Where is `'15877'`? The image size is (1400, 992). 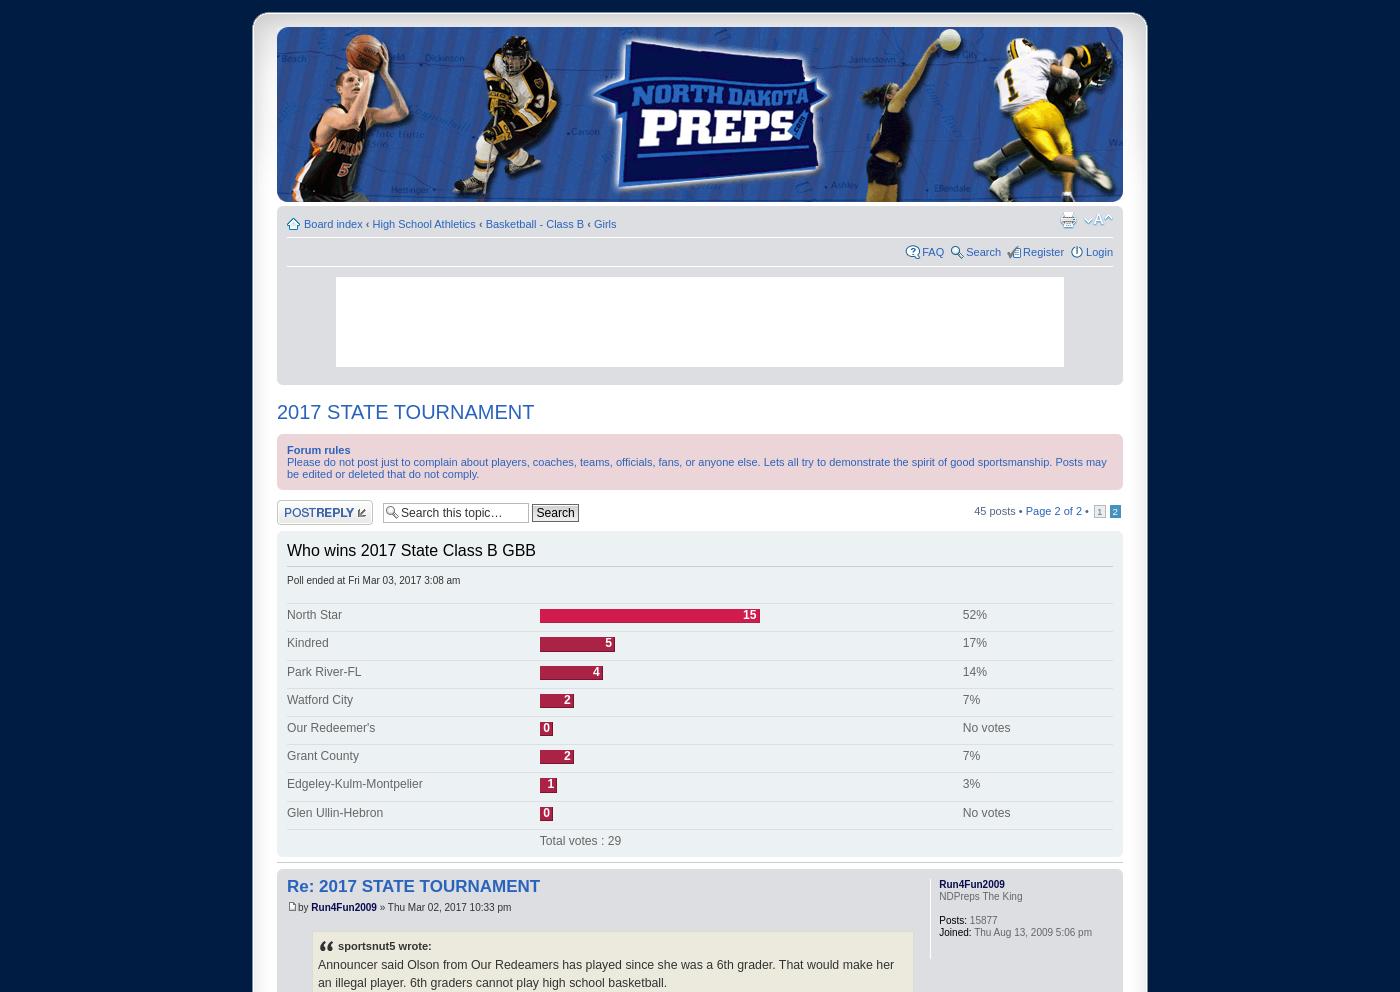
'15877' is located at coordinates (981, 918).